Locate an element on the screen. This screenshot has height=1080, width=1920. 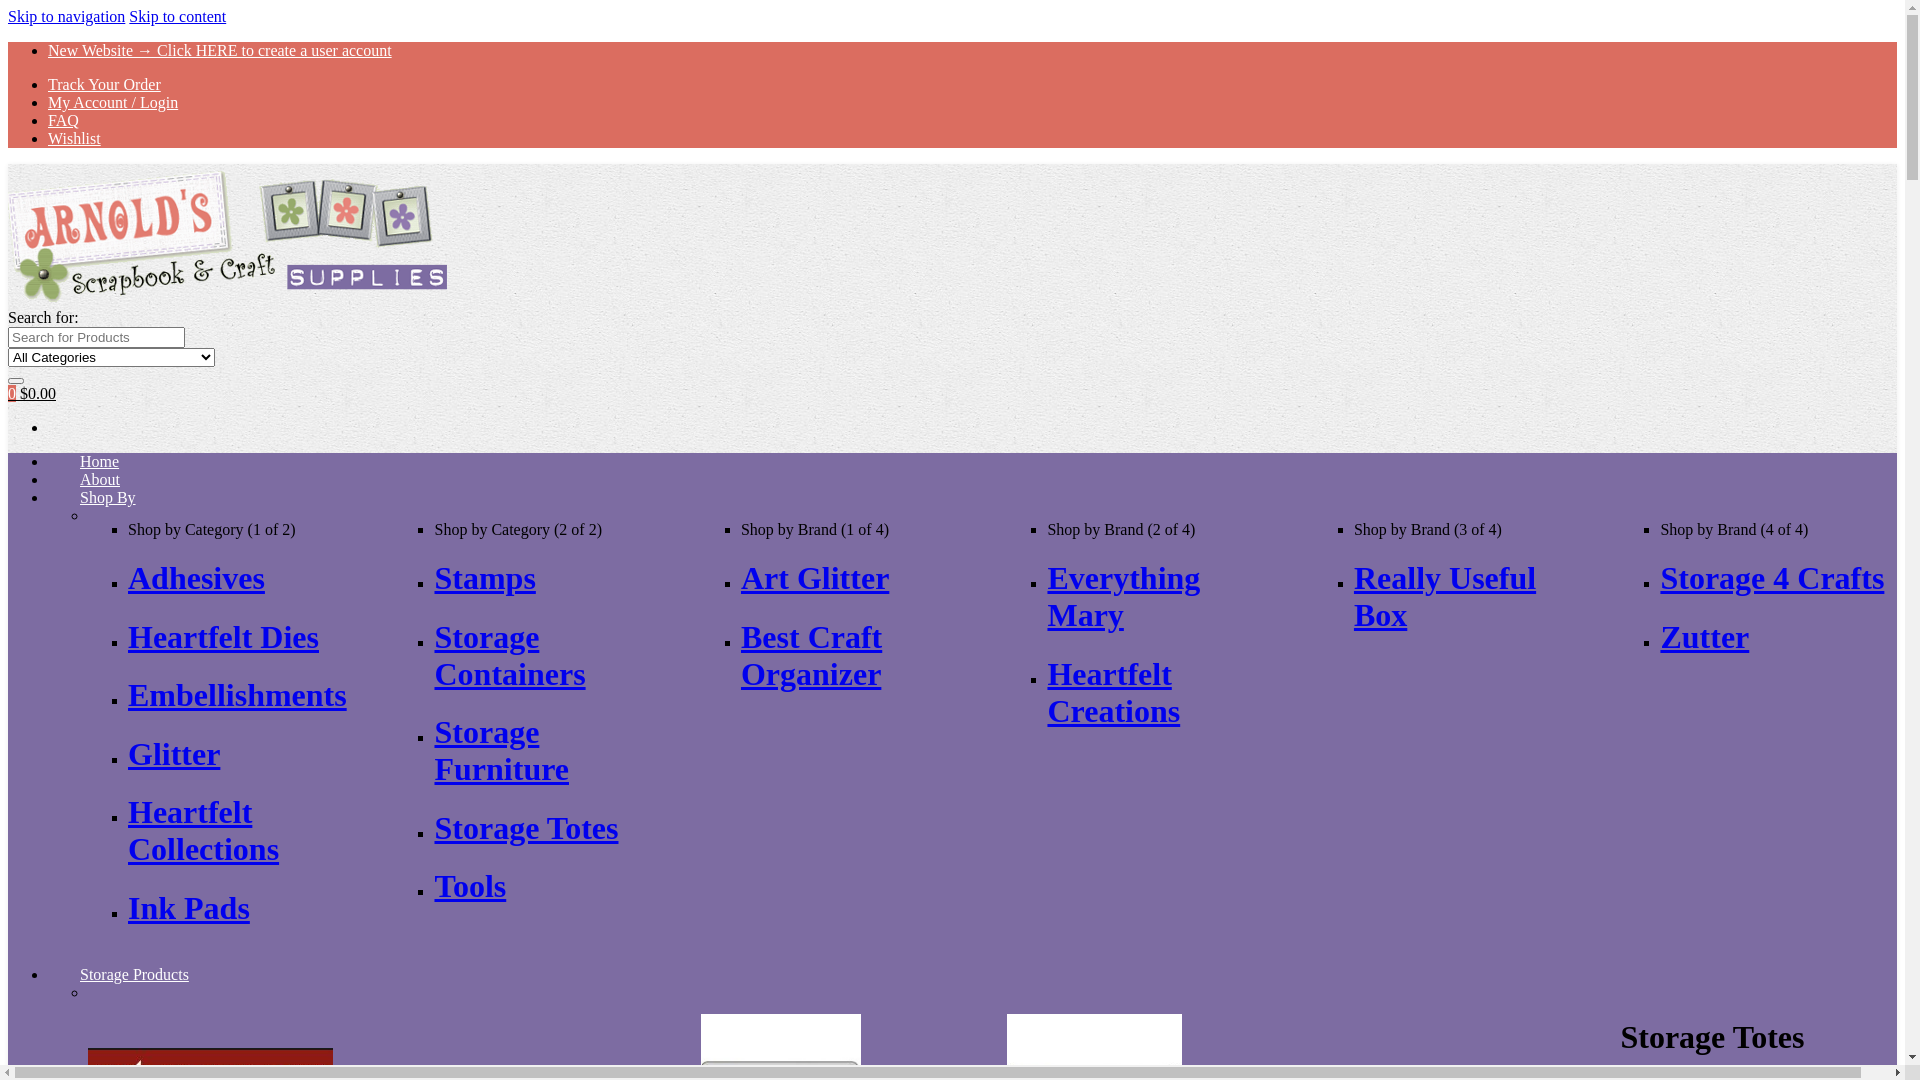
'Best Craft Organizer' is located at coordinates (811, 655).